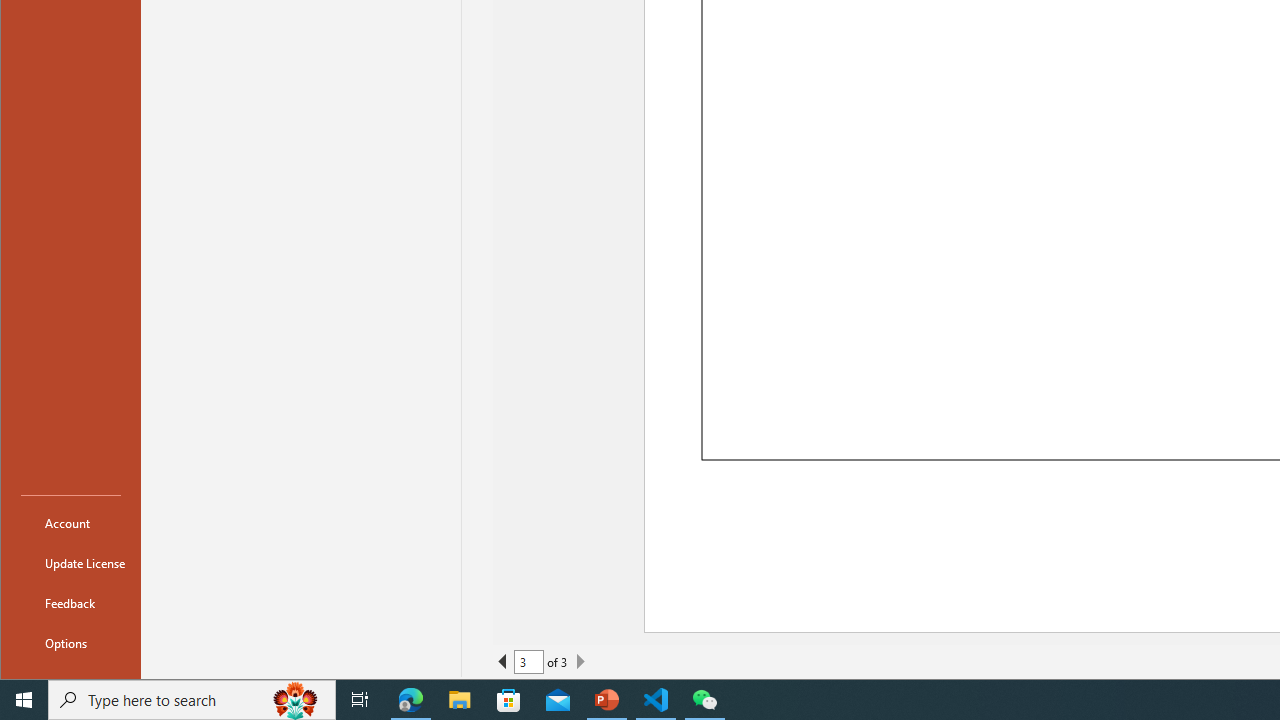 The width and height of the screenshot is (1280, 720). I want to click on 'Account', so click(71, 522).